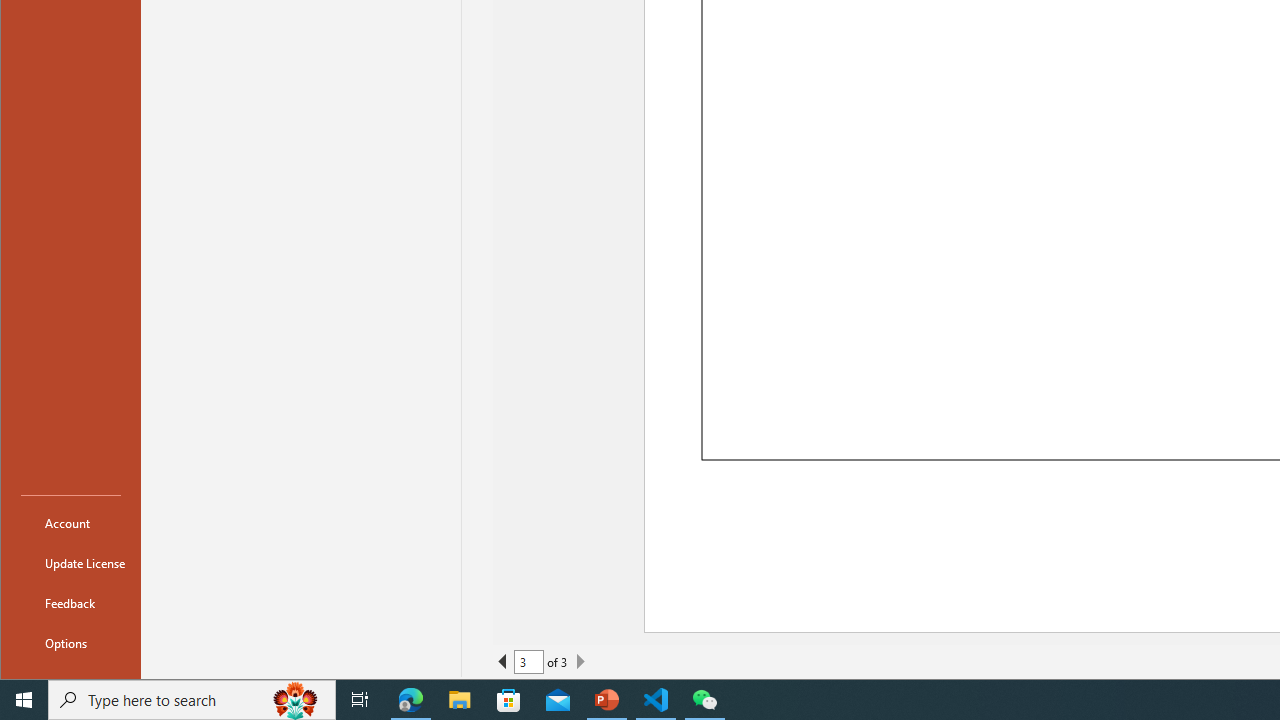 The width and height of the screenshot is (1280, 720). I want to click on 'Account', so click(71, 522).